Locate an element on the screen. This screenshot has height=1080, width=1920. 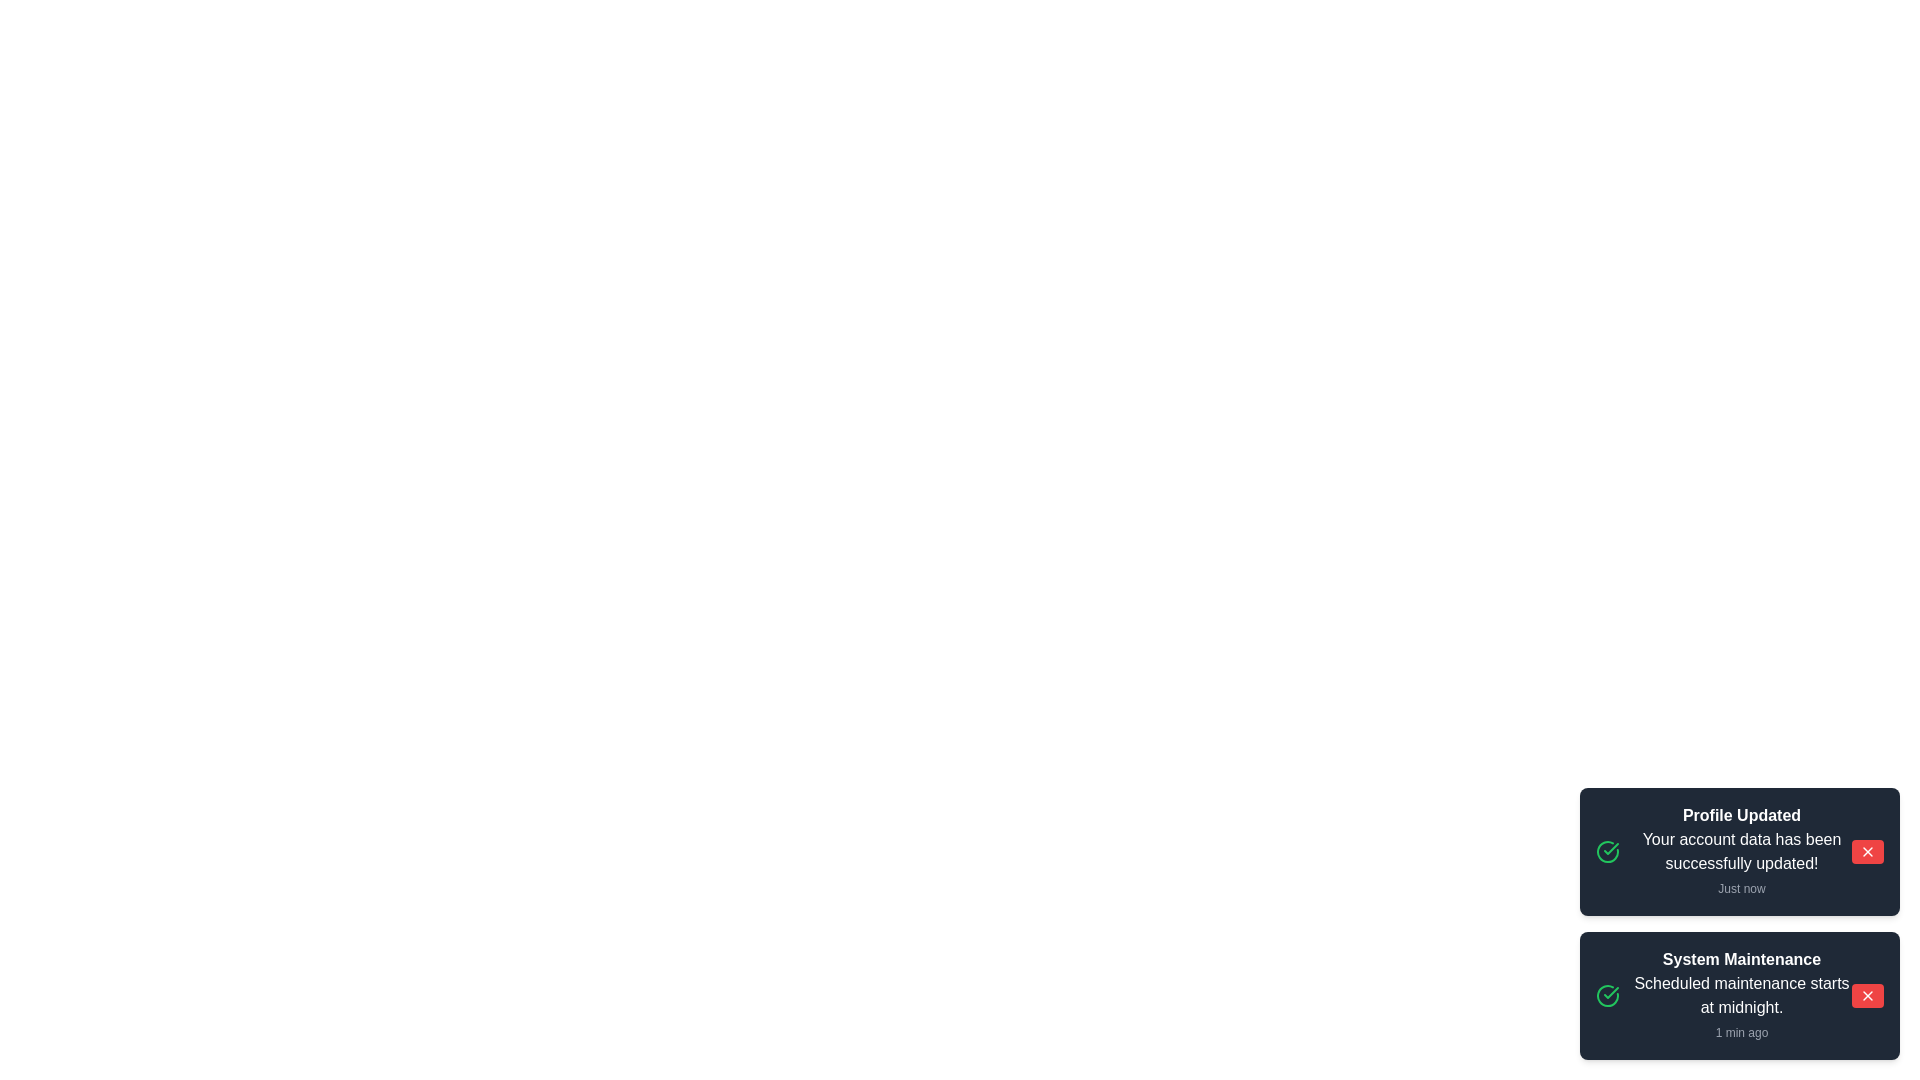
the close button for the notification with title System Maintenance is located at coordinates (1866, 995).